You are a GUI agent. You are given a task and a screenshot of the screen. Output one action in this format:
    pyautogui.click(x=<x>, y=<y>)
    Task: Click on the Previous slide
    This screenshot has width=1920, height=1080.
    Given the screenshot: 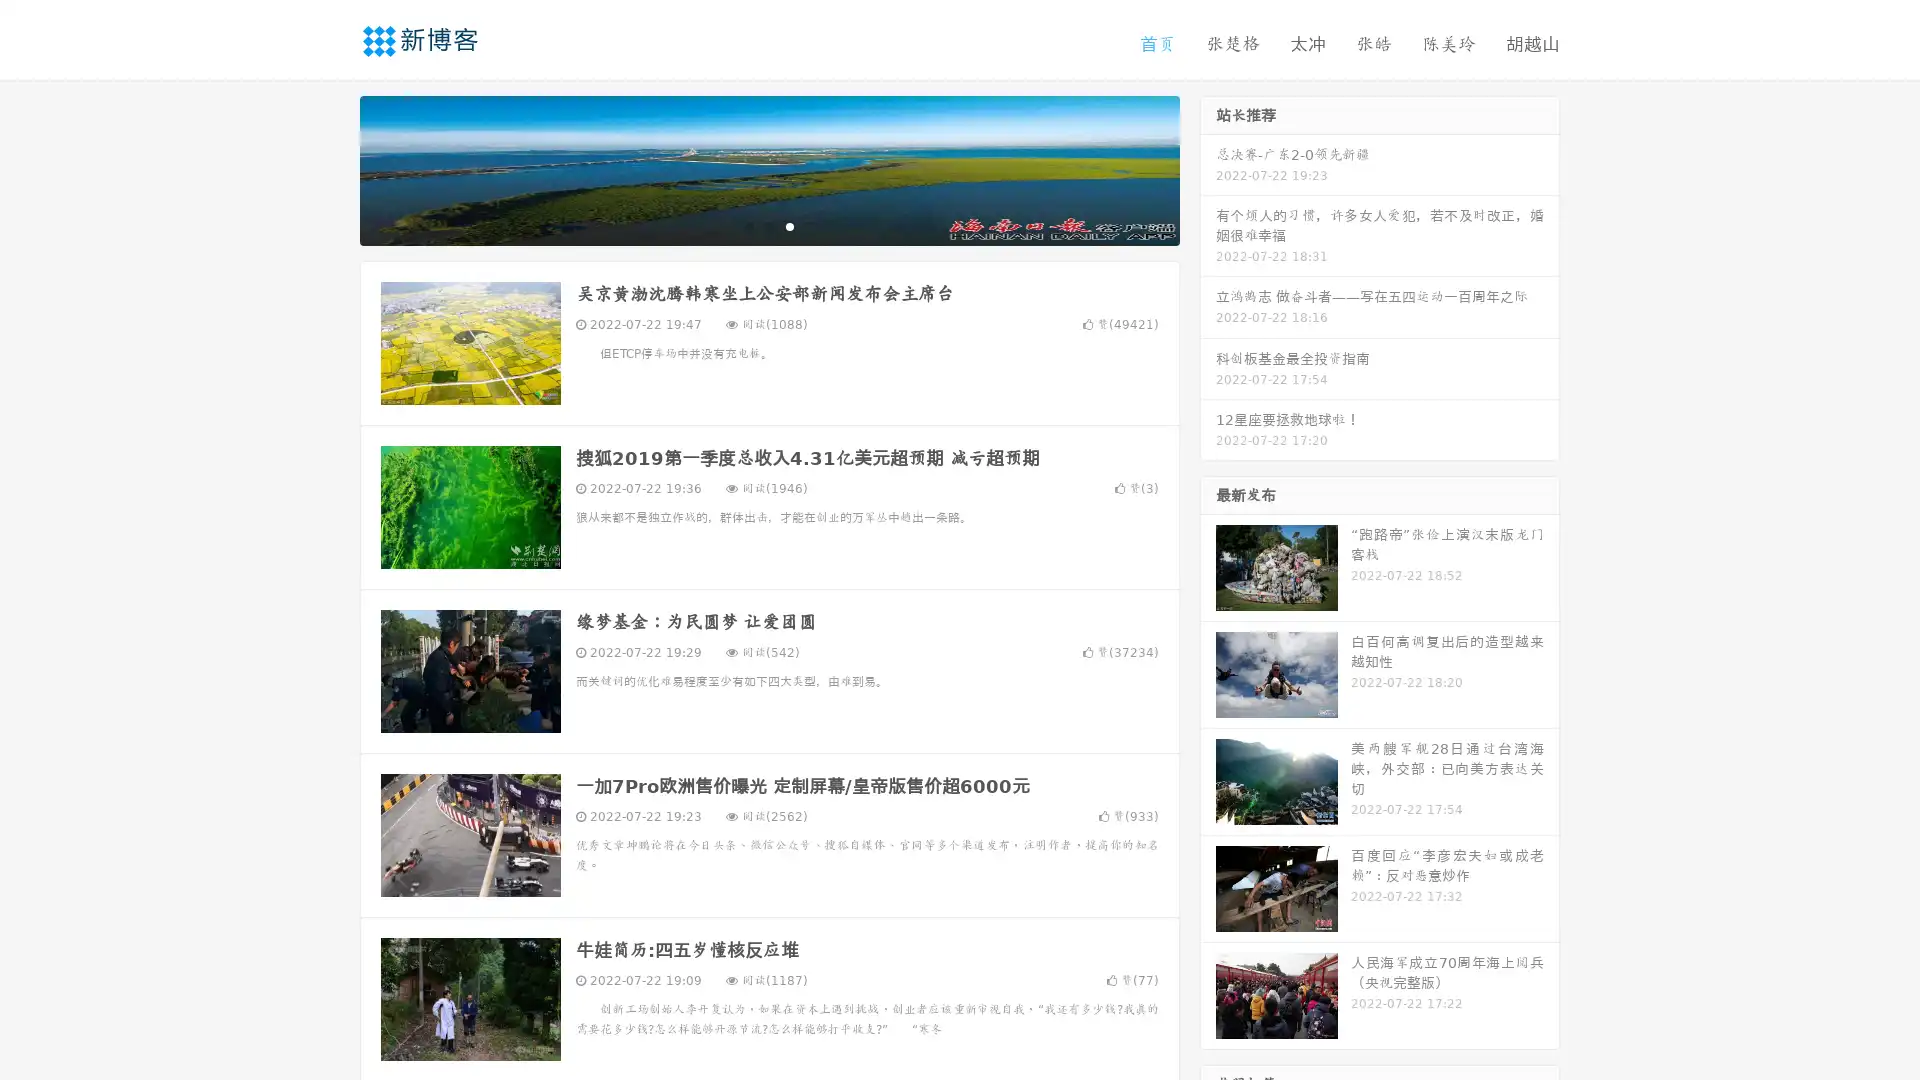 What is the action you would take?
    pyautogui.click(x=330, y=168)
    